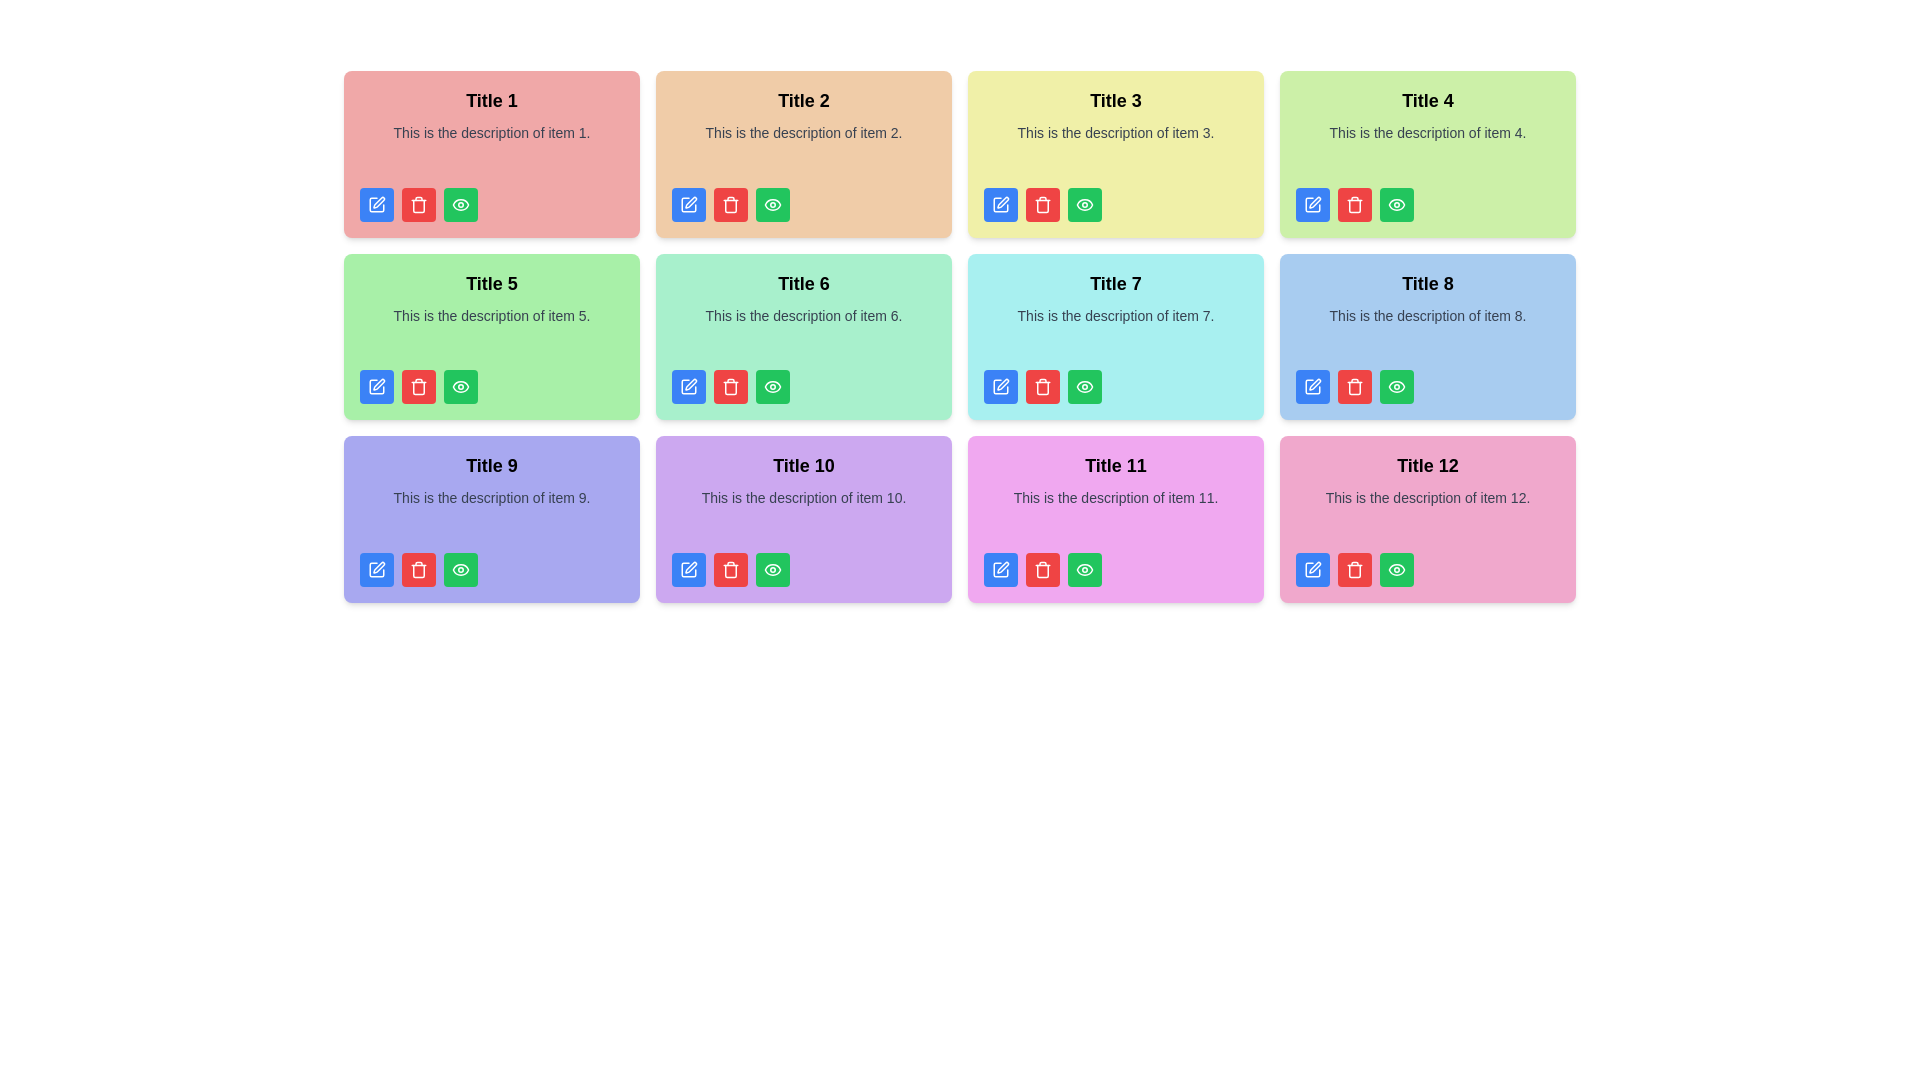 The image size is (1920, 1080). I want to click on the title Text label in the fourth row, fifth column of the grid layout, which serves as the primary identifier for the card's information and actions, so click(1115, 466).